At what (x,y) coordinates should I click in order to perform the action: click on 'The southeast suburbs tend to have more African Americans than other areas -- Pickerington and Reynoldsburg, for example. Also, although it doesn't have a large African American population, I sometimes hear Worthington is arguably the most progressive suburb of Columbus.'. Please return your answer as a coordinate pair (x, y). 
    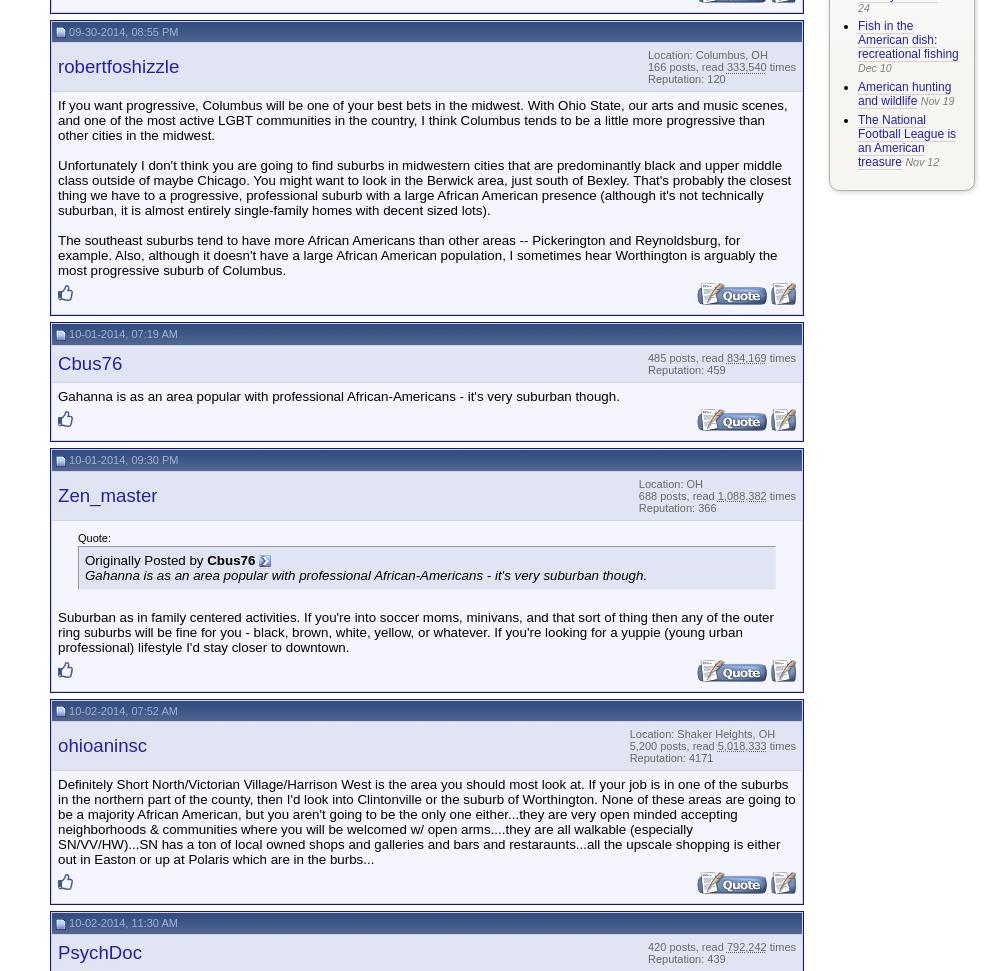
    Looking at the image, I should click on (417, 255).